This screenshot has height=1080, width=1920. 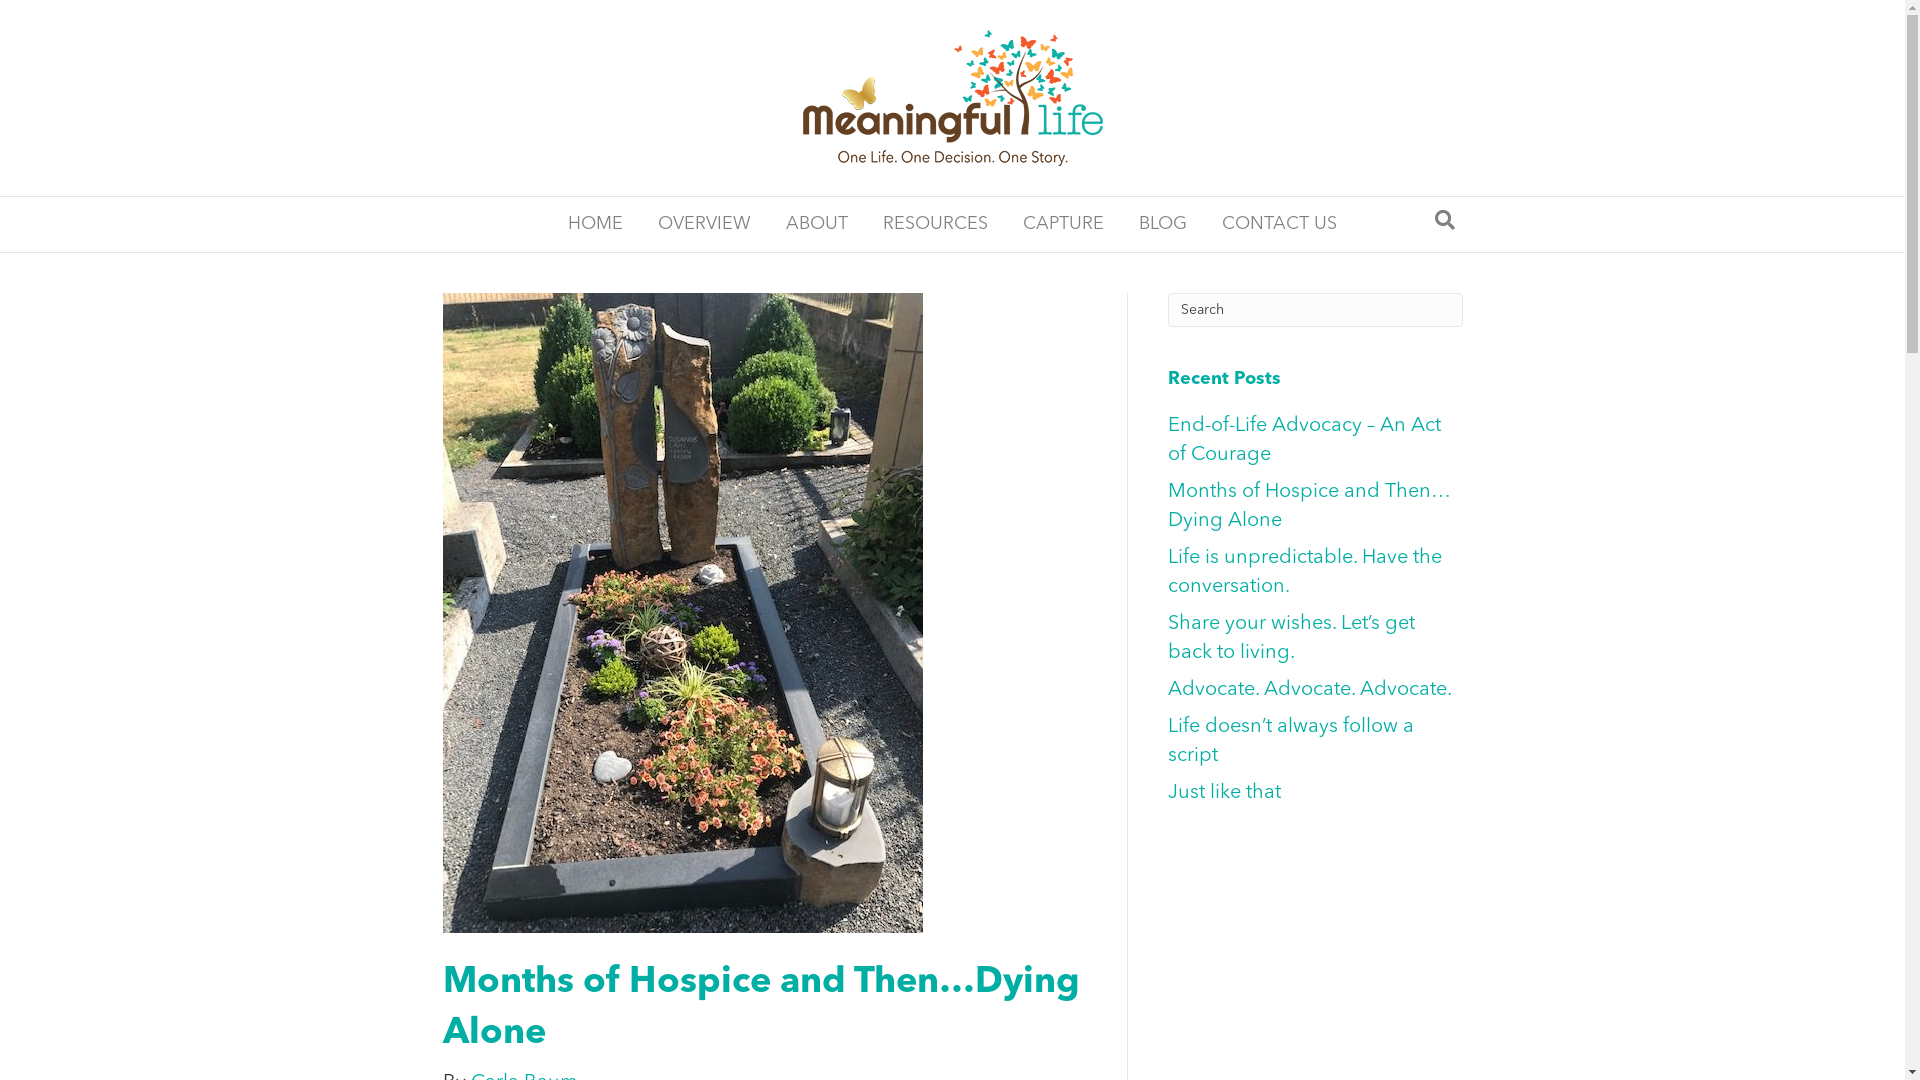 What do you see at coordinates (1278, 224) in the screenshot?
I see `'CONTACT US'` at bounding box center [1278, 224].